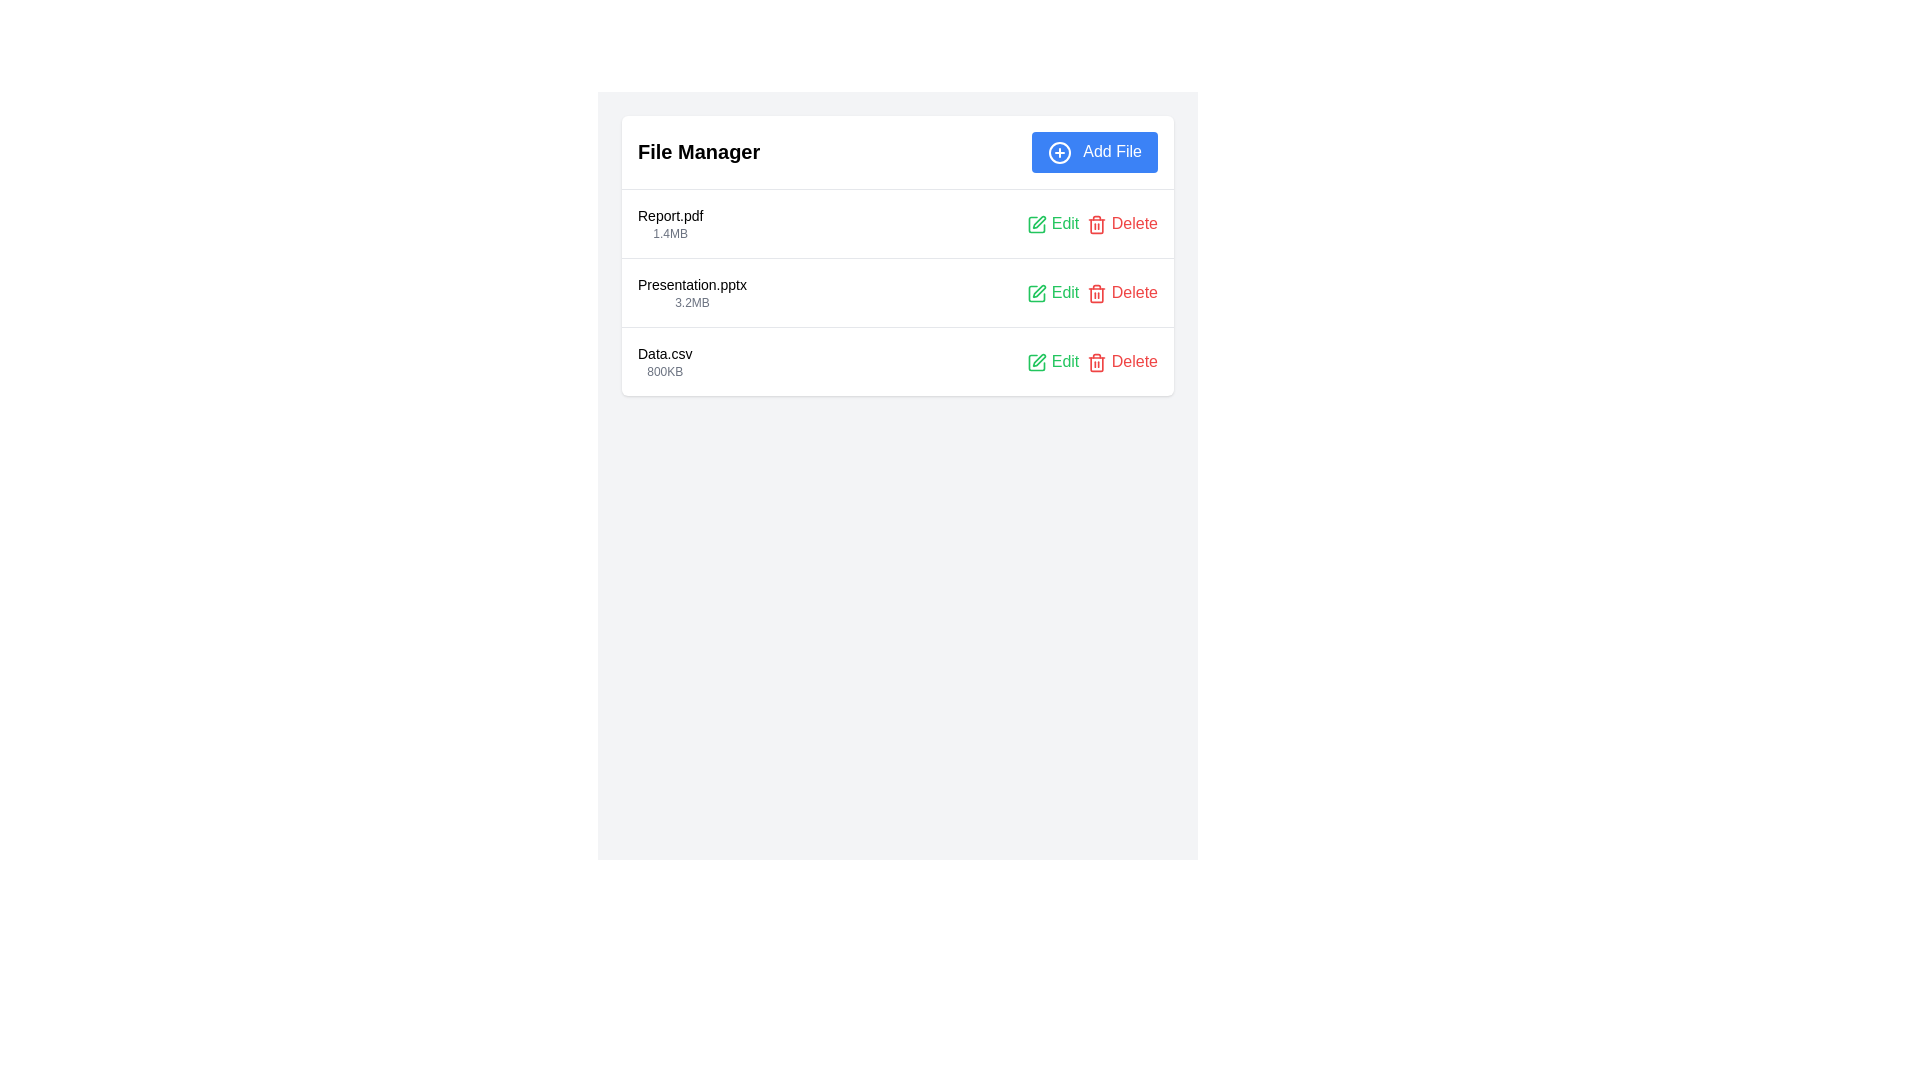  What do you see at coordinates (665, 371) in the screenshot?
I see `the text label displaying '800KB' located below 'Data.csv' in the 'File Manager' section, which is the third row in the list` at bounding box center [665, 371].